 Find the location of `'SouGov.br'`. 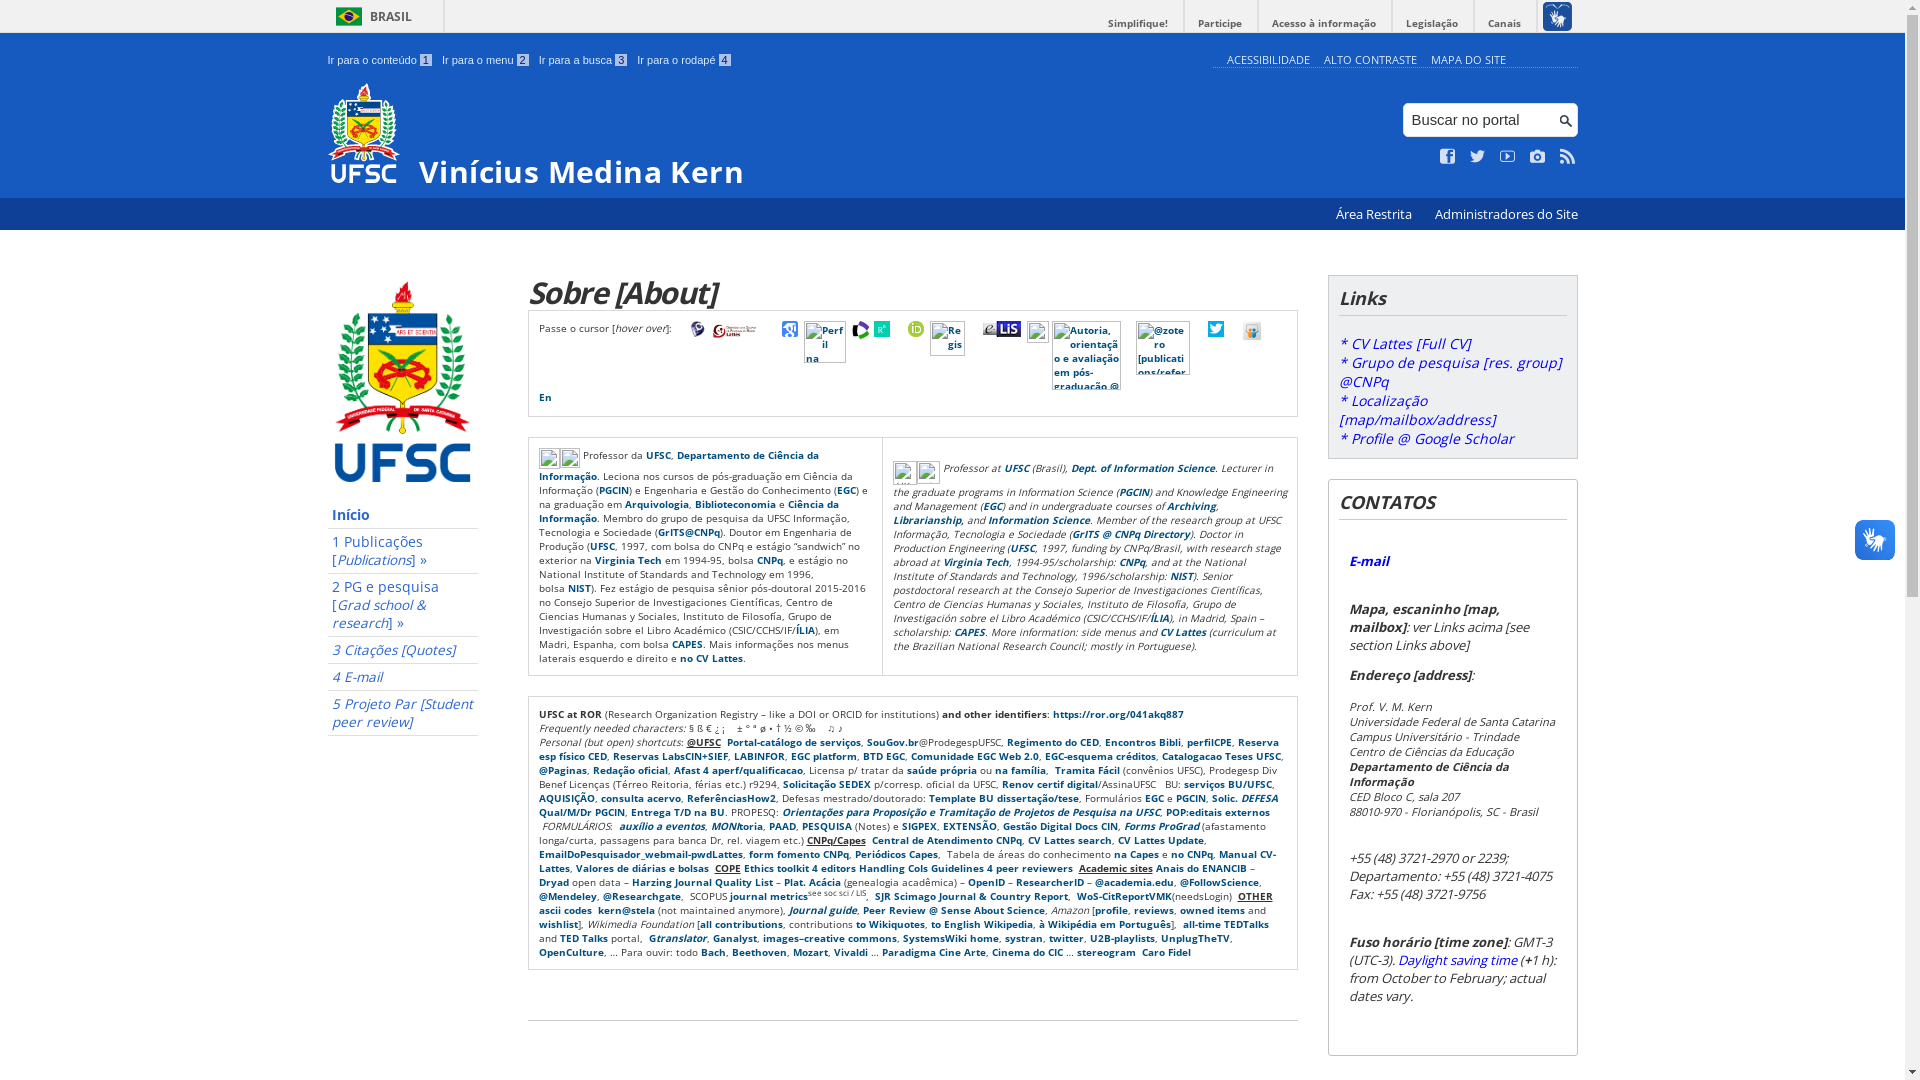

'SouGov.br' is located at coordinates (891, 741).